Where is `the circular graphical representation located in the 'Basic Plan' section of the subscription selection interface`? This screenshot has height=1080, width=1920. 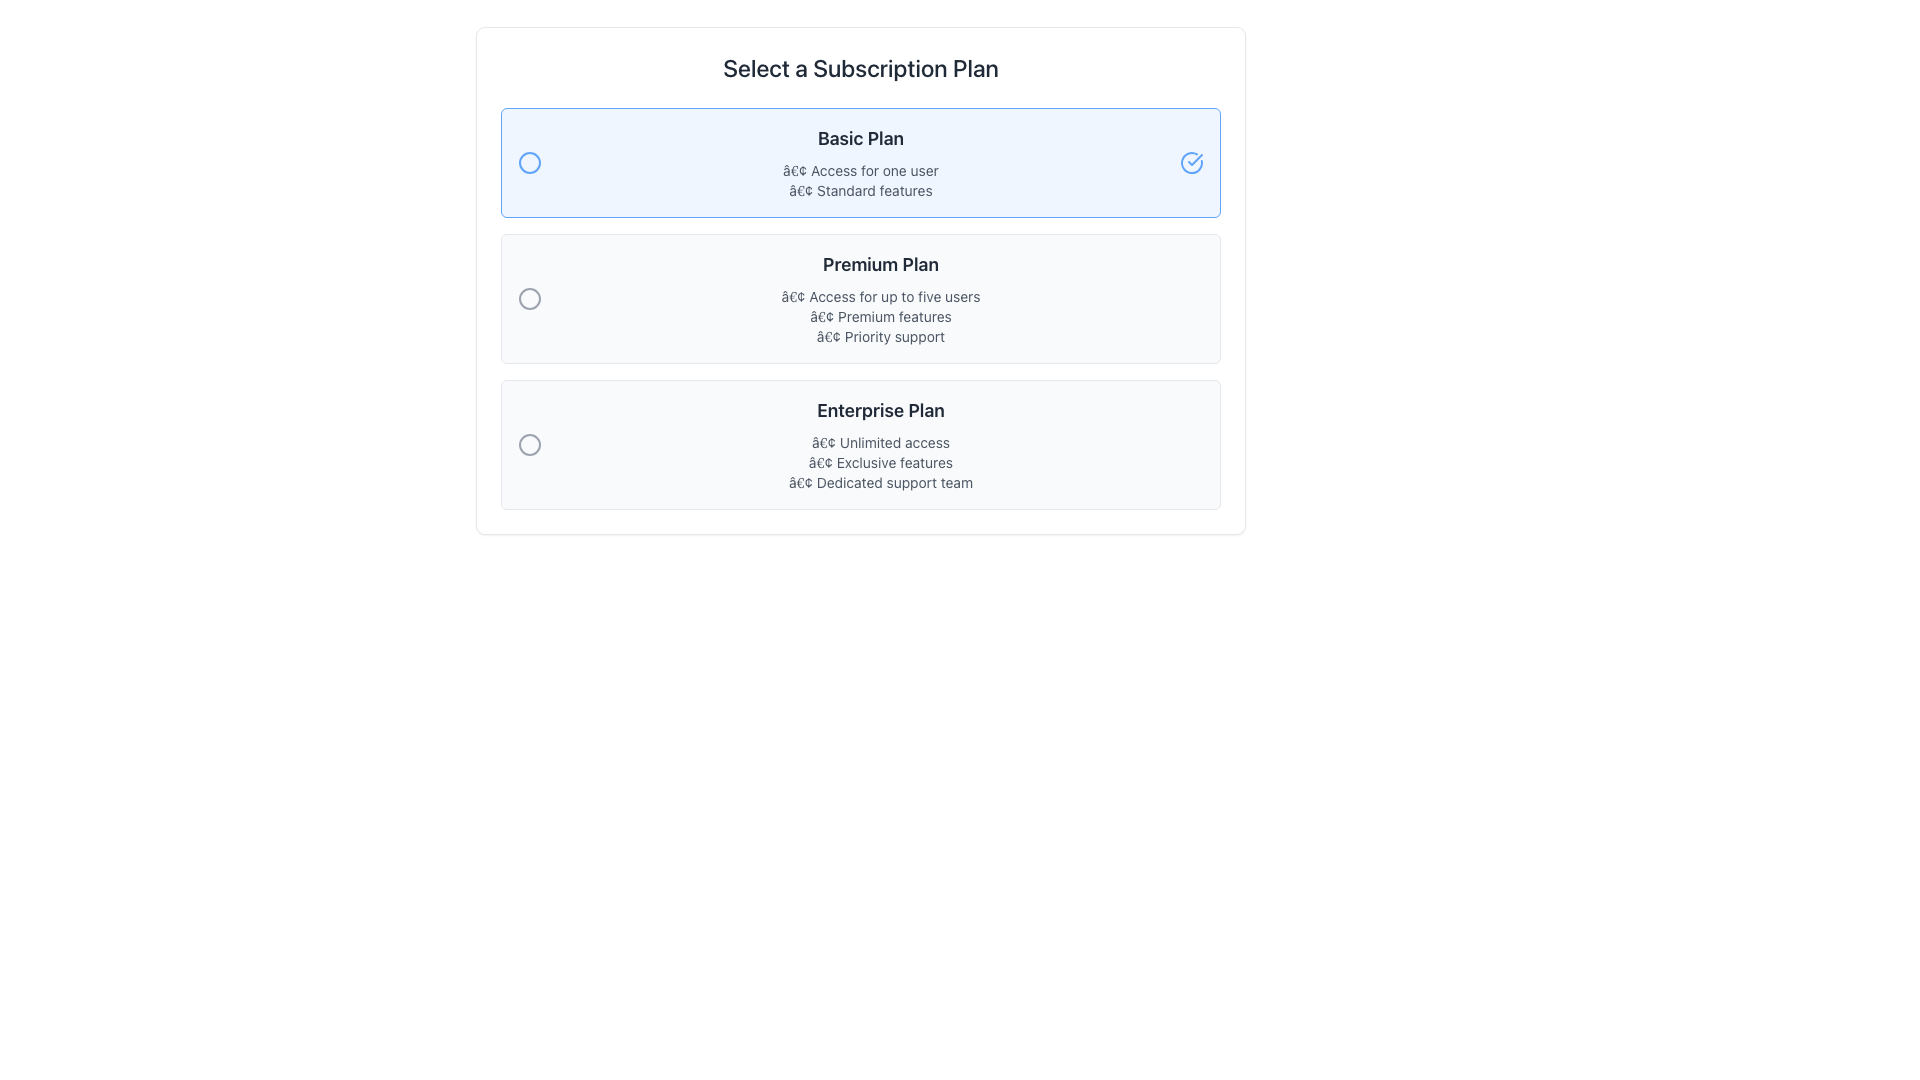 the circular graphical representation located in the 'Basic Plan' section of the subscription selection interface is located at coordinates (529, 161).